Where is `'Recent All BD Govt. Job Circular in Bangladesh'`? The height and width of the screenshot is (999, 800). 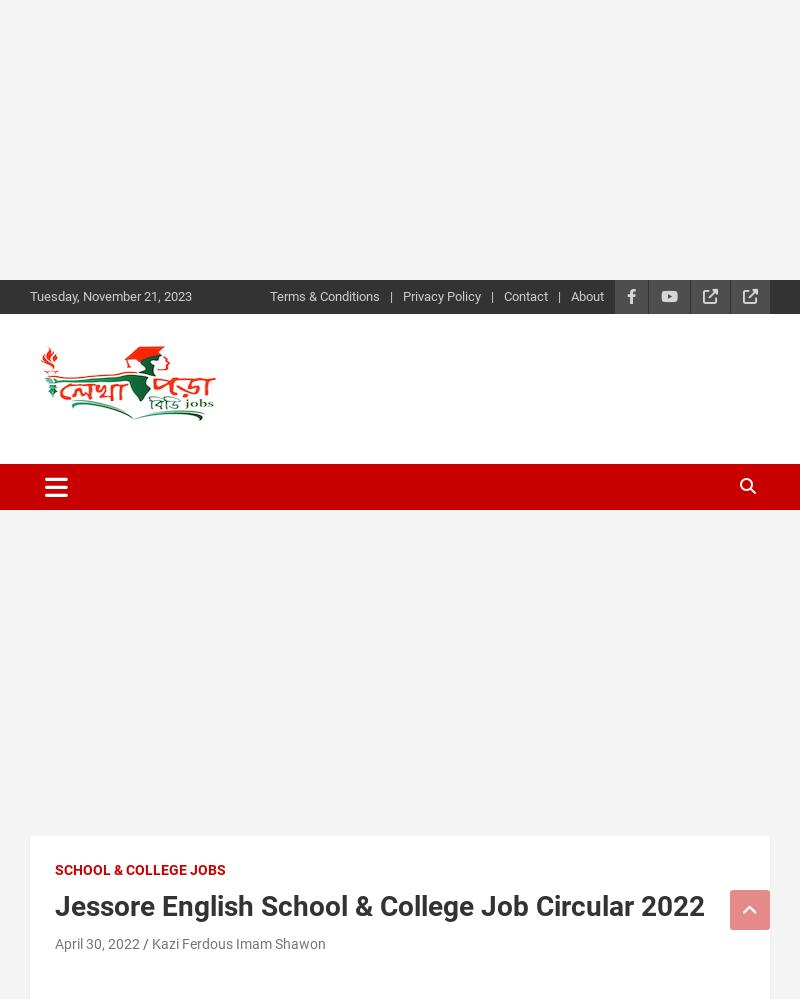 'Recent All BD Govt. Job Circular in Bangladesh' is located at coordinates (185, 442).